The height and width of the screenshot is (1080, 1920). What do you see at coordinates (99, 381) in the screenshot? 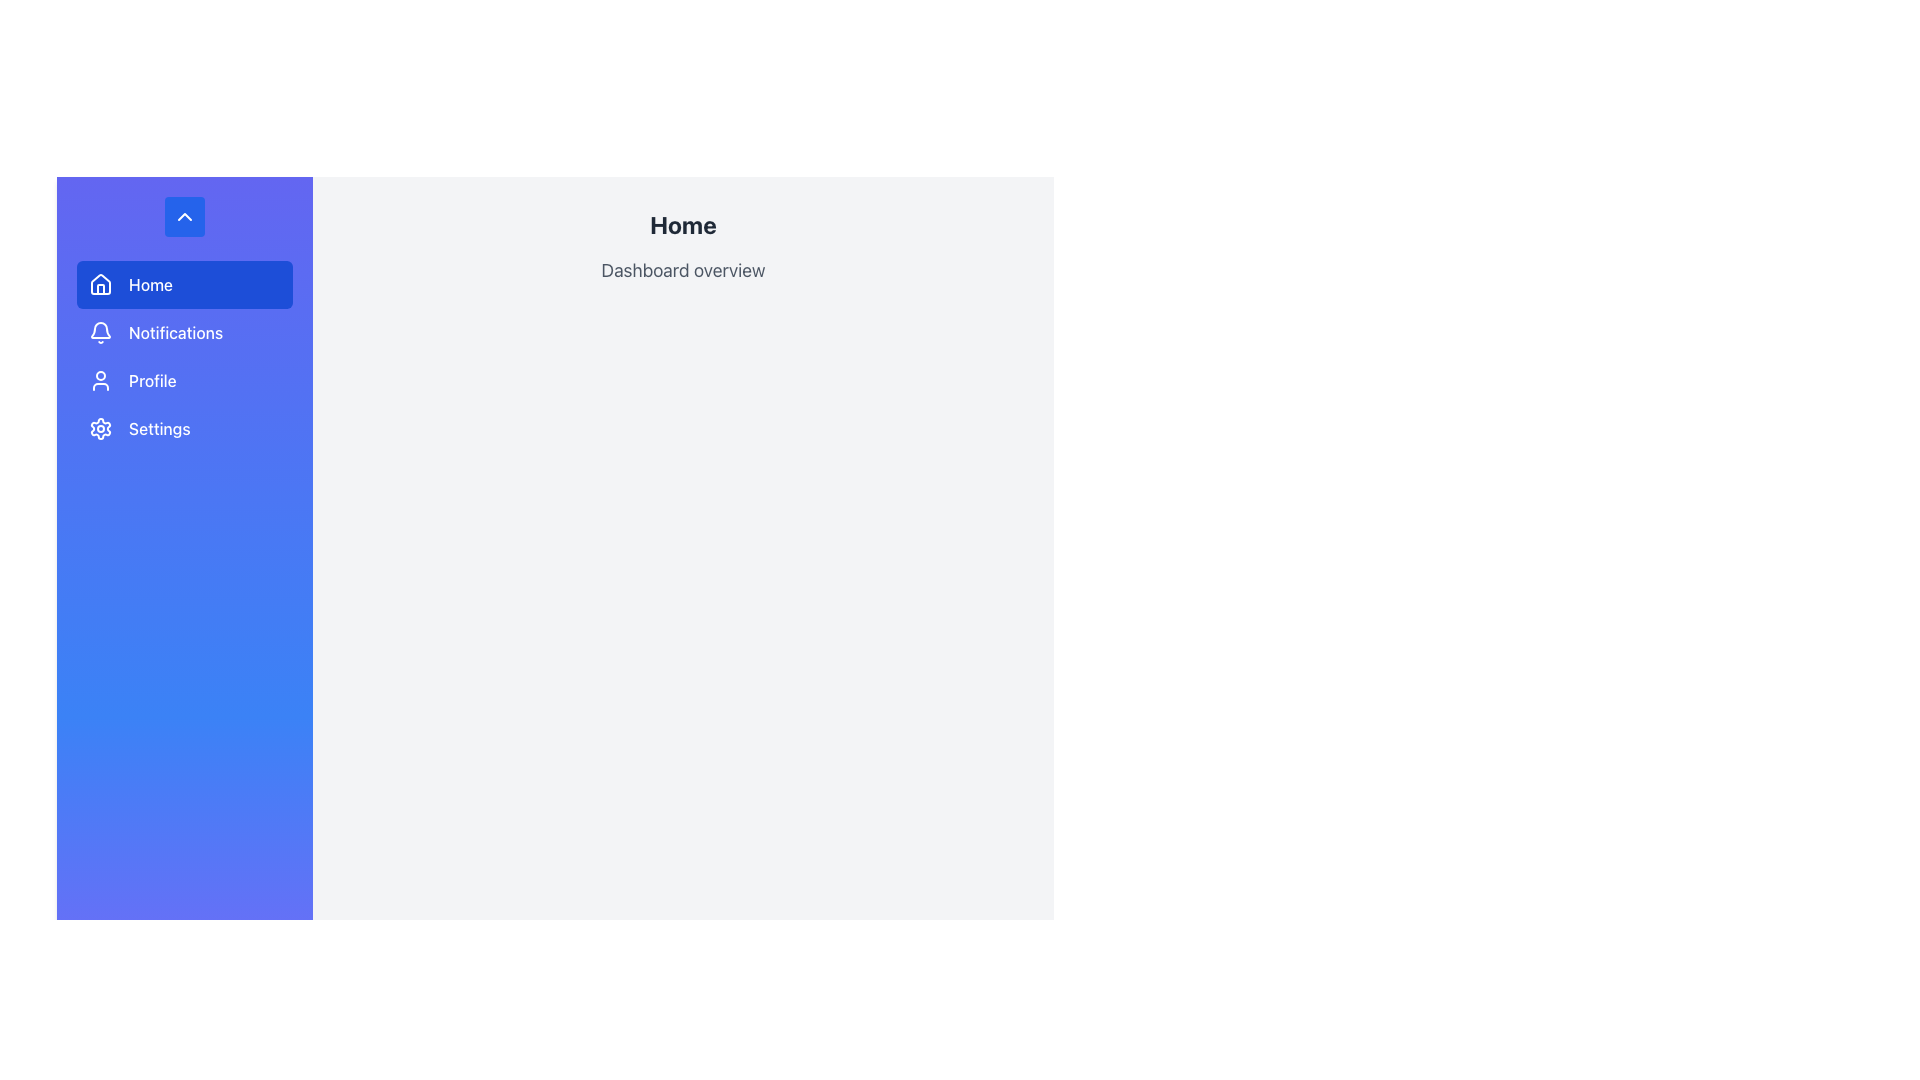
I see `the user profile icon, which is a white outline figure on a blue background, located next to the 'Profile' label in the left sidebar` at bounding box center [99, 381].